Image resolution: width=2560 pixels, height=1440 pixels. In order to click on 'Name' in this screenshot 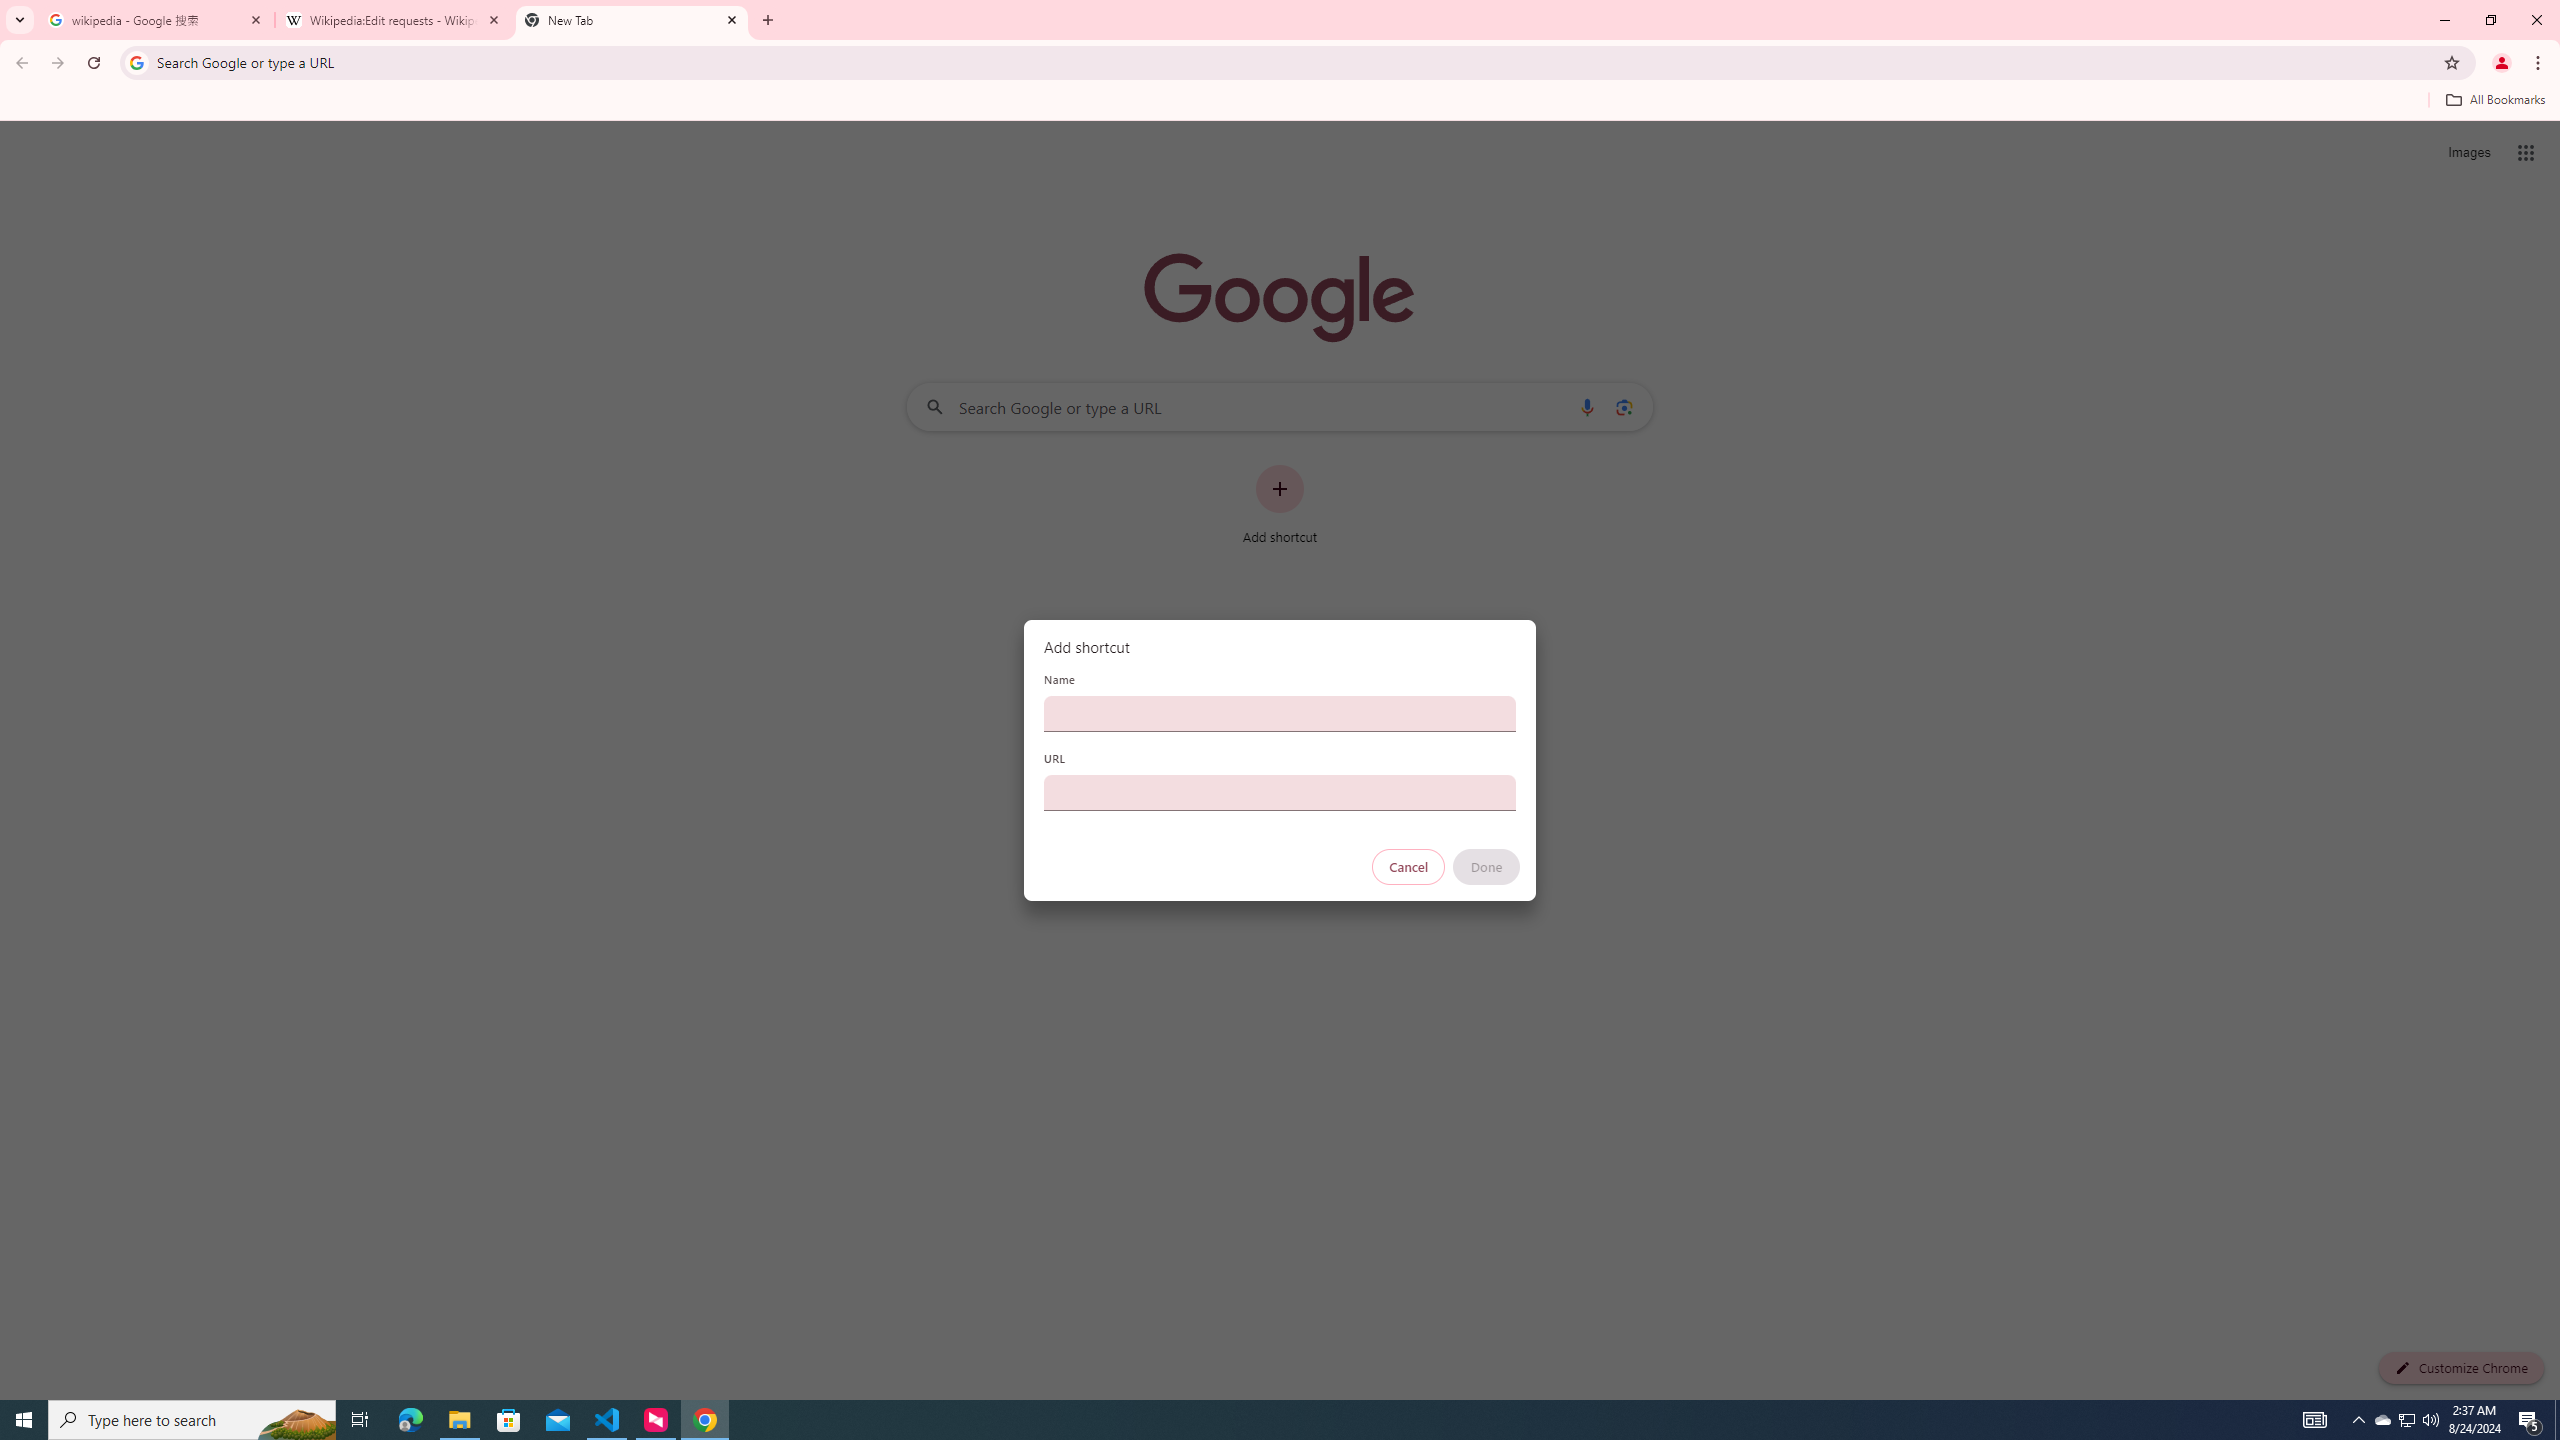, I will do `click(1280, 712)`.